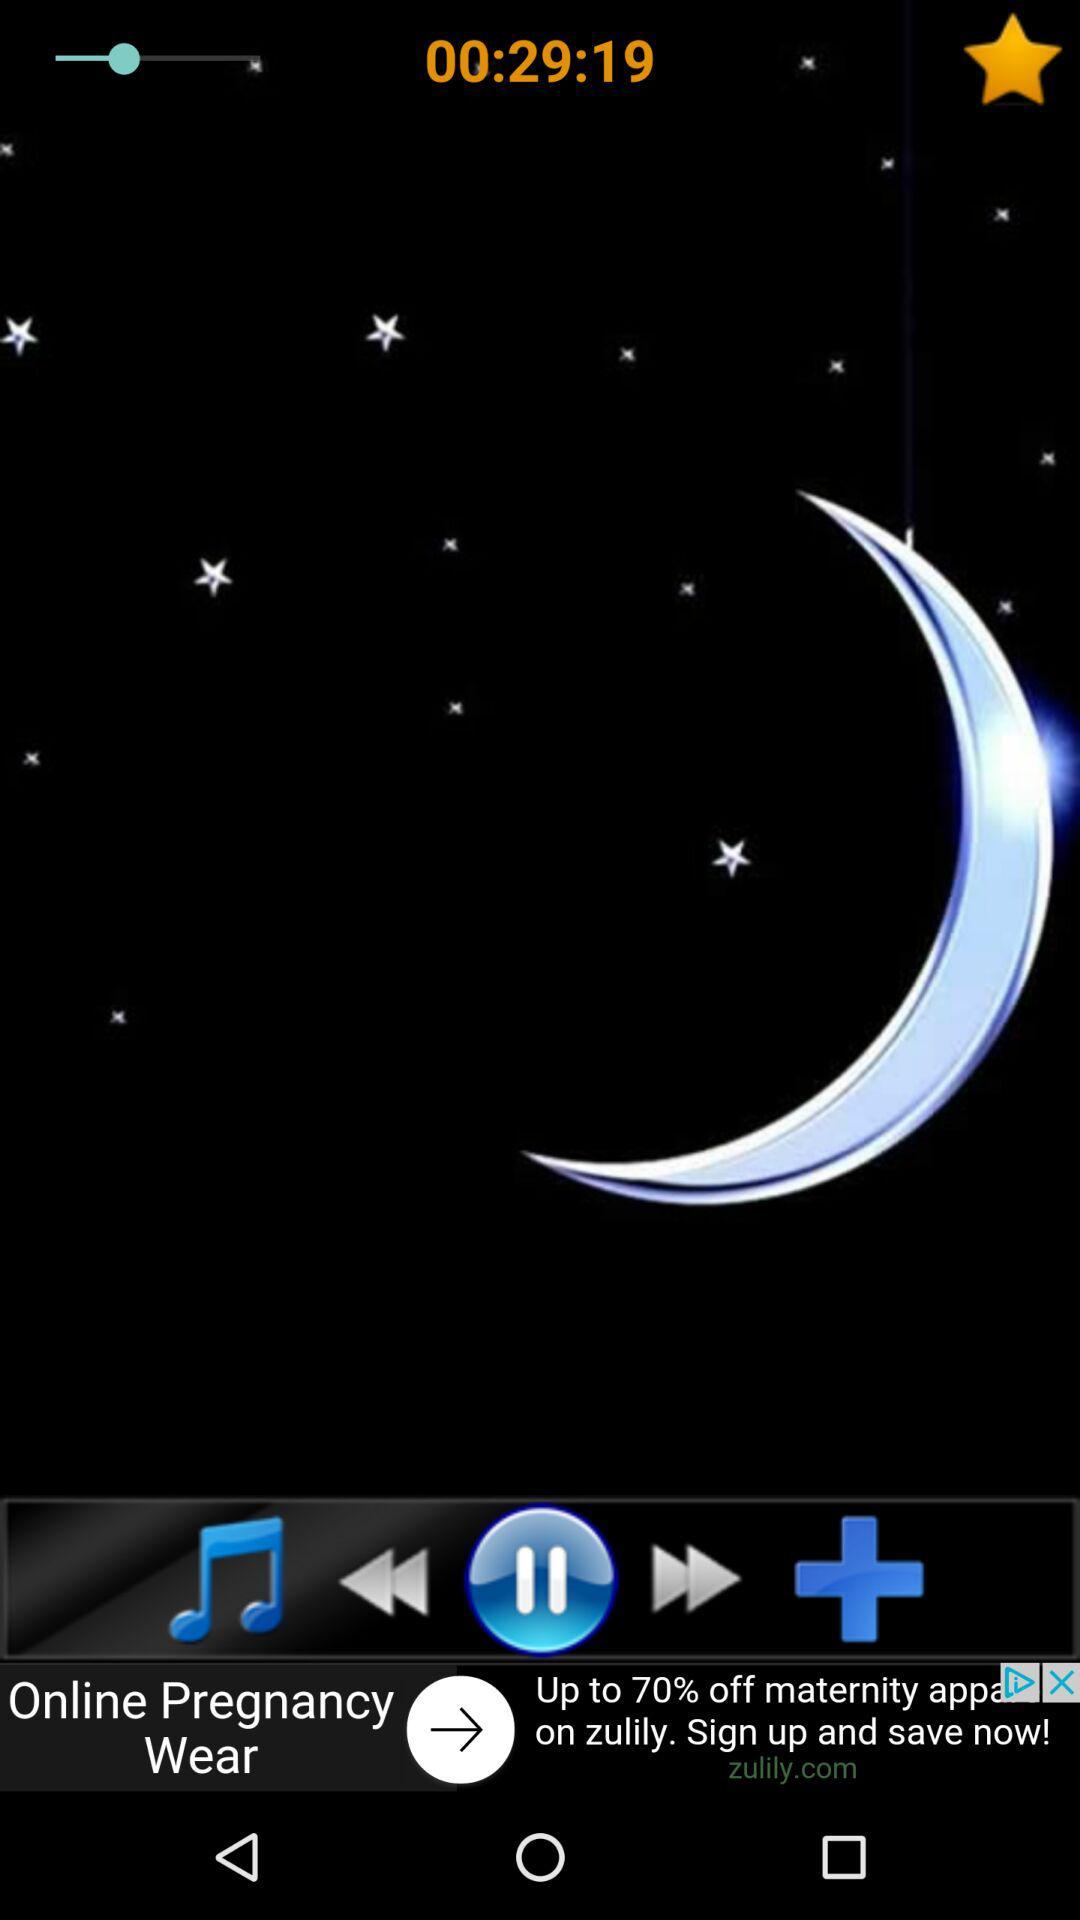 The image size is (1080, 1920). Describe the element at coordinates (707, 1577) in the screenshot. I see `the av_forward icon` at that location.